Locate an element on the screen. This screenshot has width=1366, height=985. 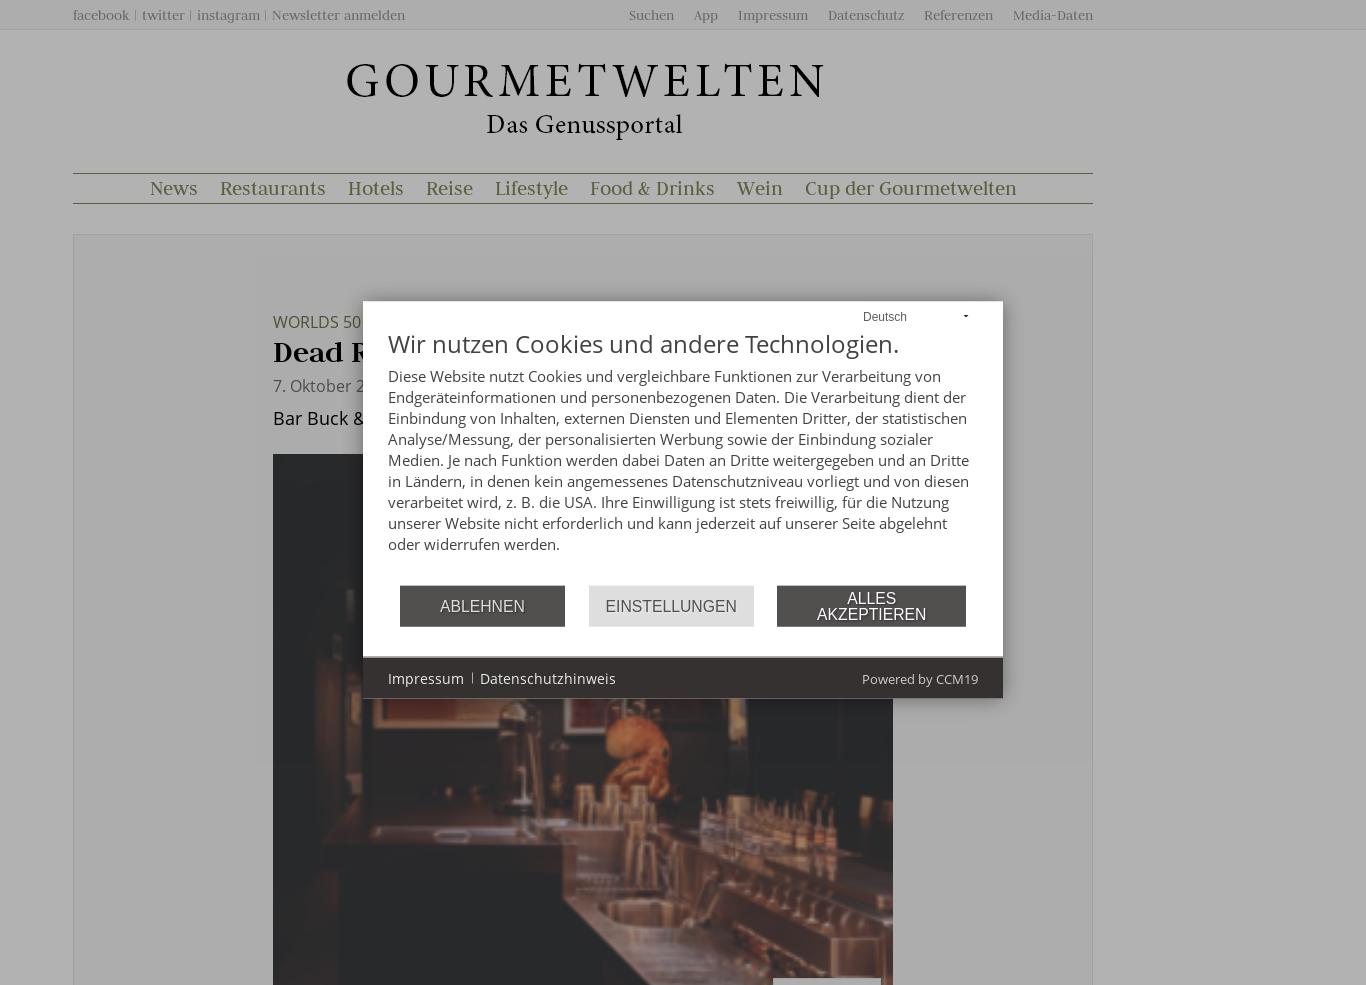
'Suchen' is located at coordinates (628, 14).